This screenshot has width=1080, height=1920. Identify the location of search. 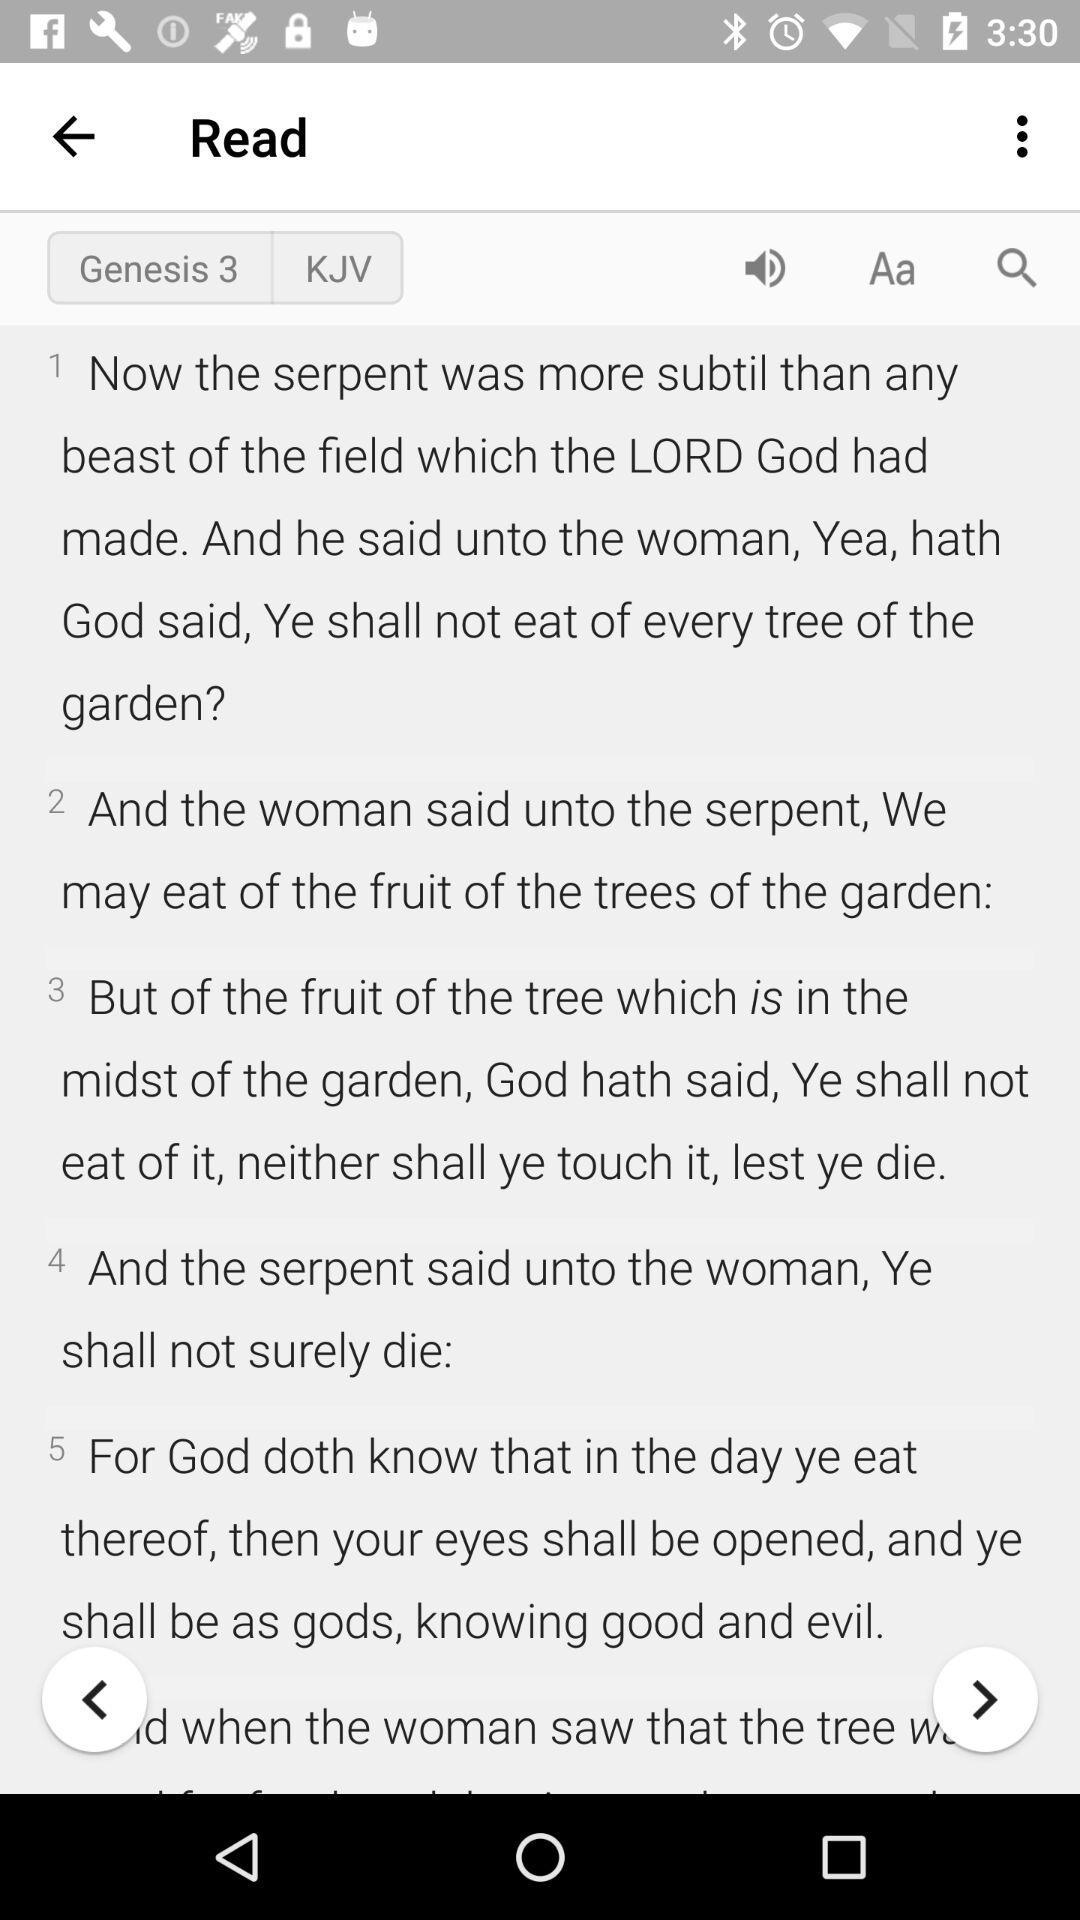
(1017, 266).